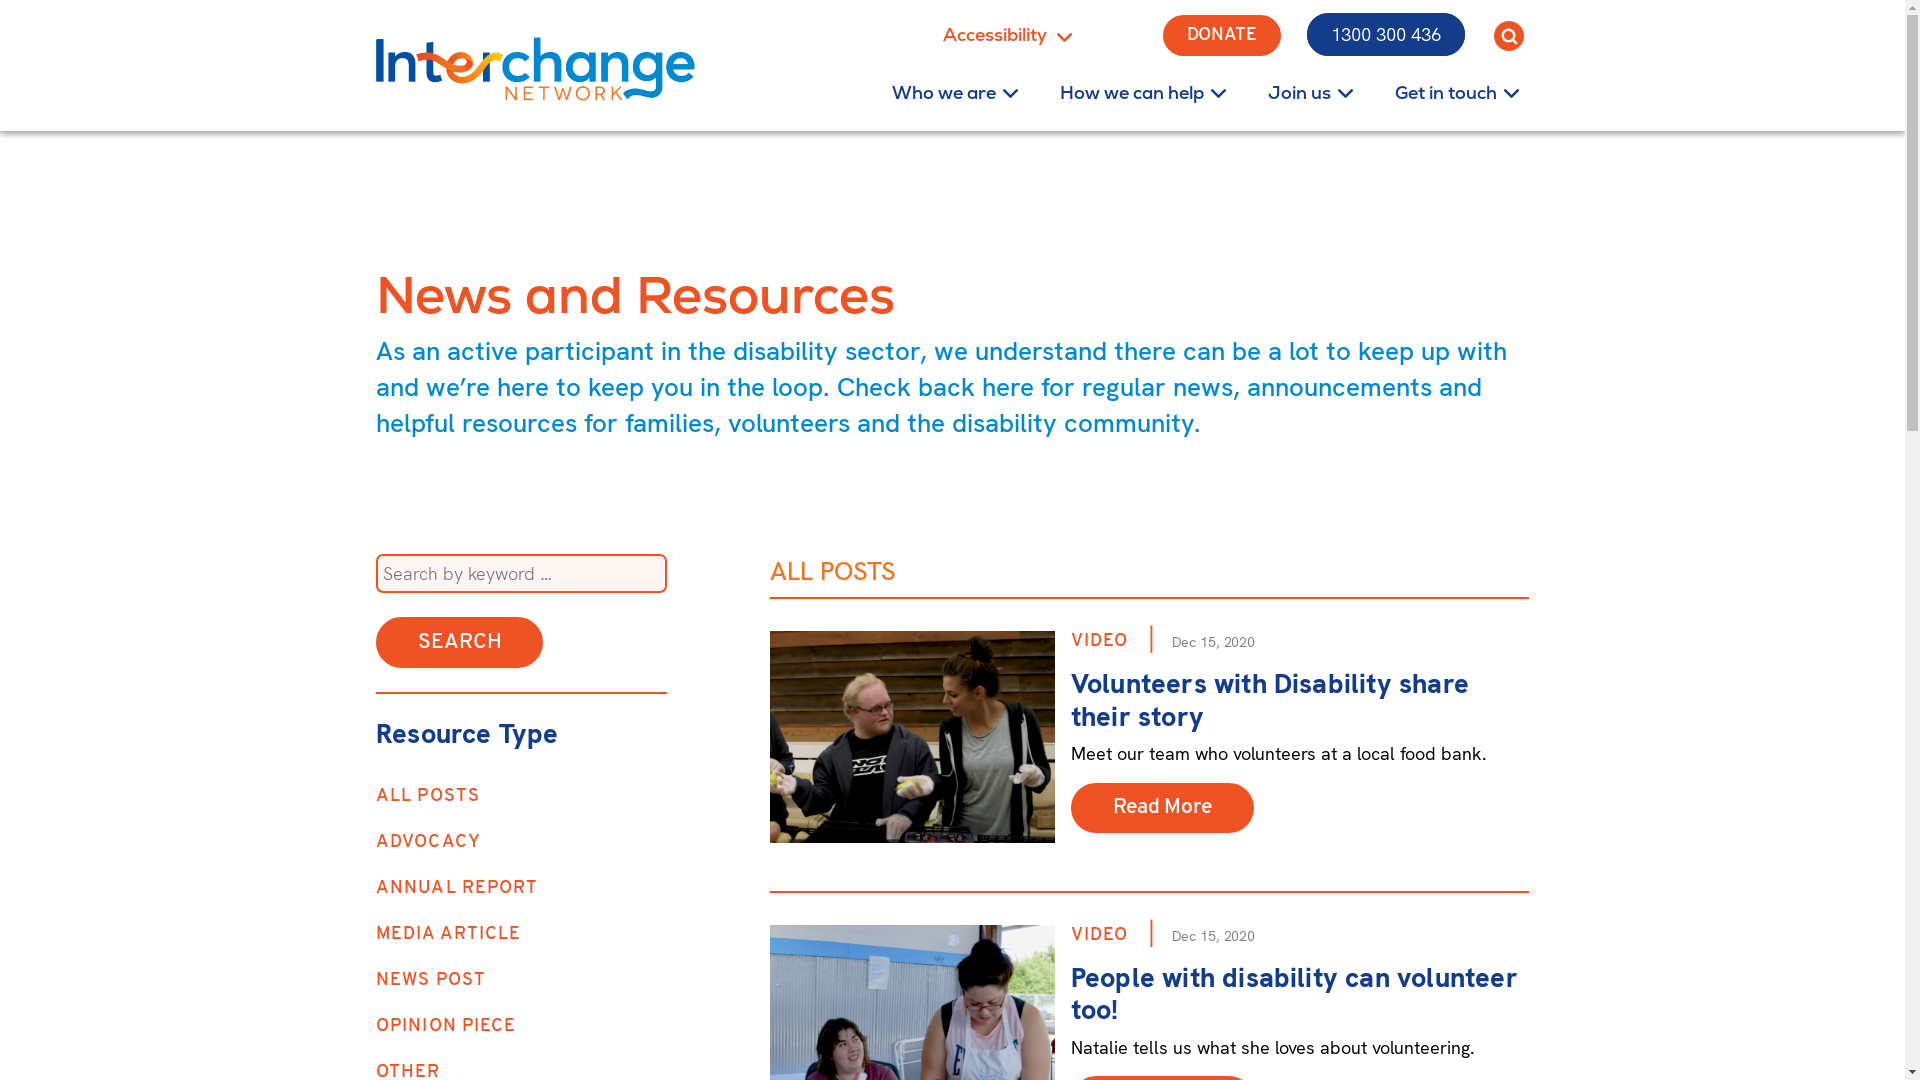 The width and height of the screenshot is (1920, 1080). Describe the element at coordinates (445, 1026) in the screenshot. I see `'OPINION PIECE'` at that location.